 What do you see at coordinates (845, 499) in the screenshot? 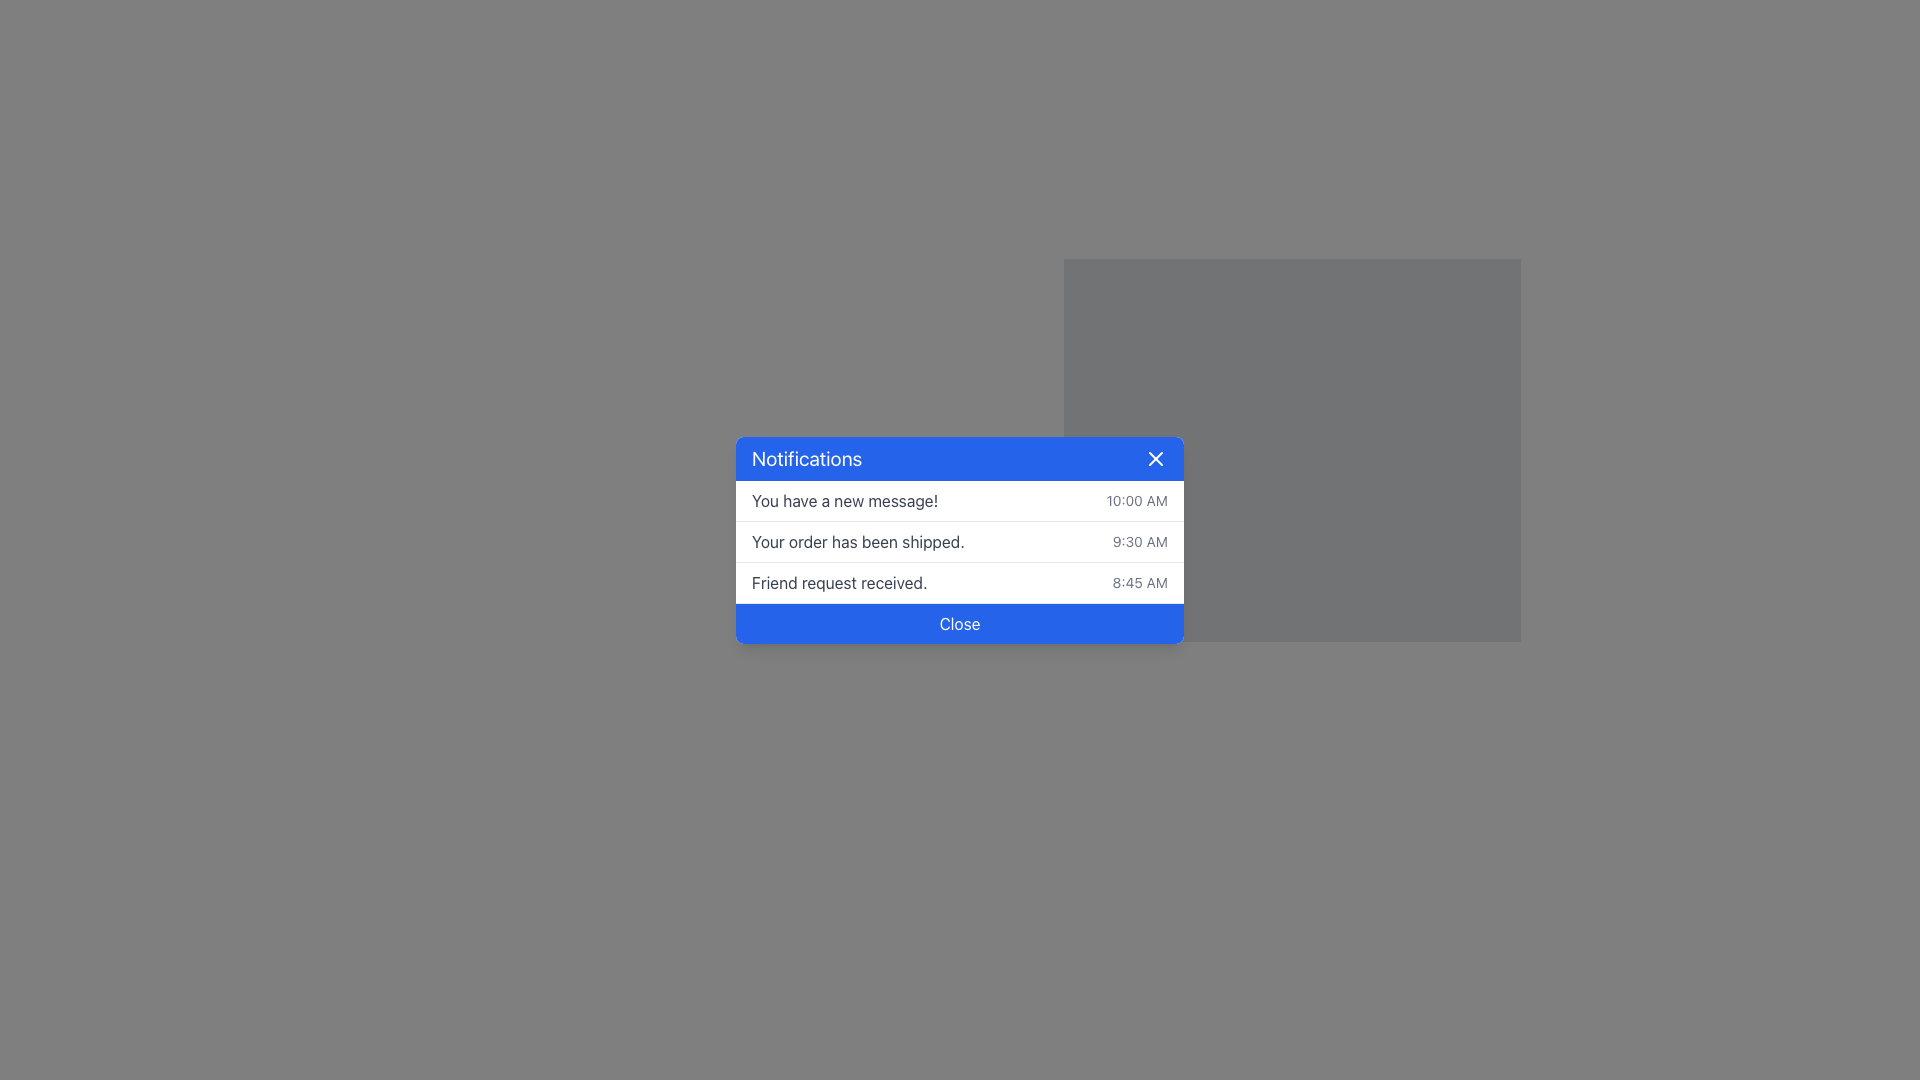
I see `the text label that states 'You have a new message!' in gray color, located in the notification box on the left side of the first row` at bounding box center [845, 499].